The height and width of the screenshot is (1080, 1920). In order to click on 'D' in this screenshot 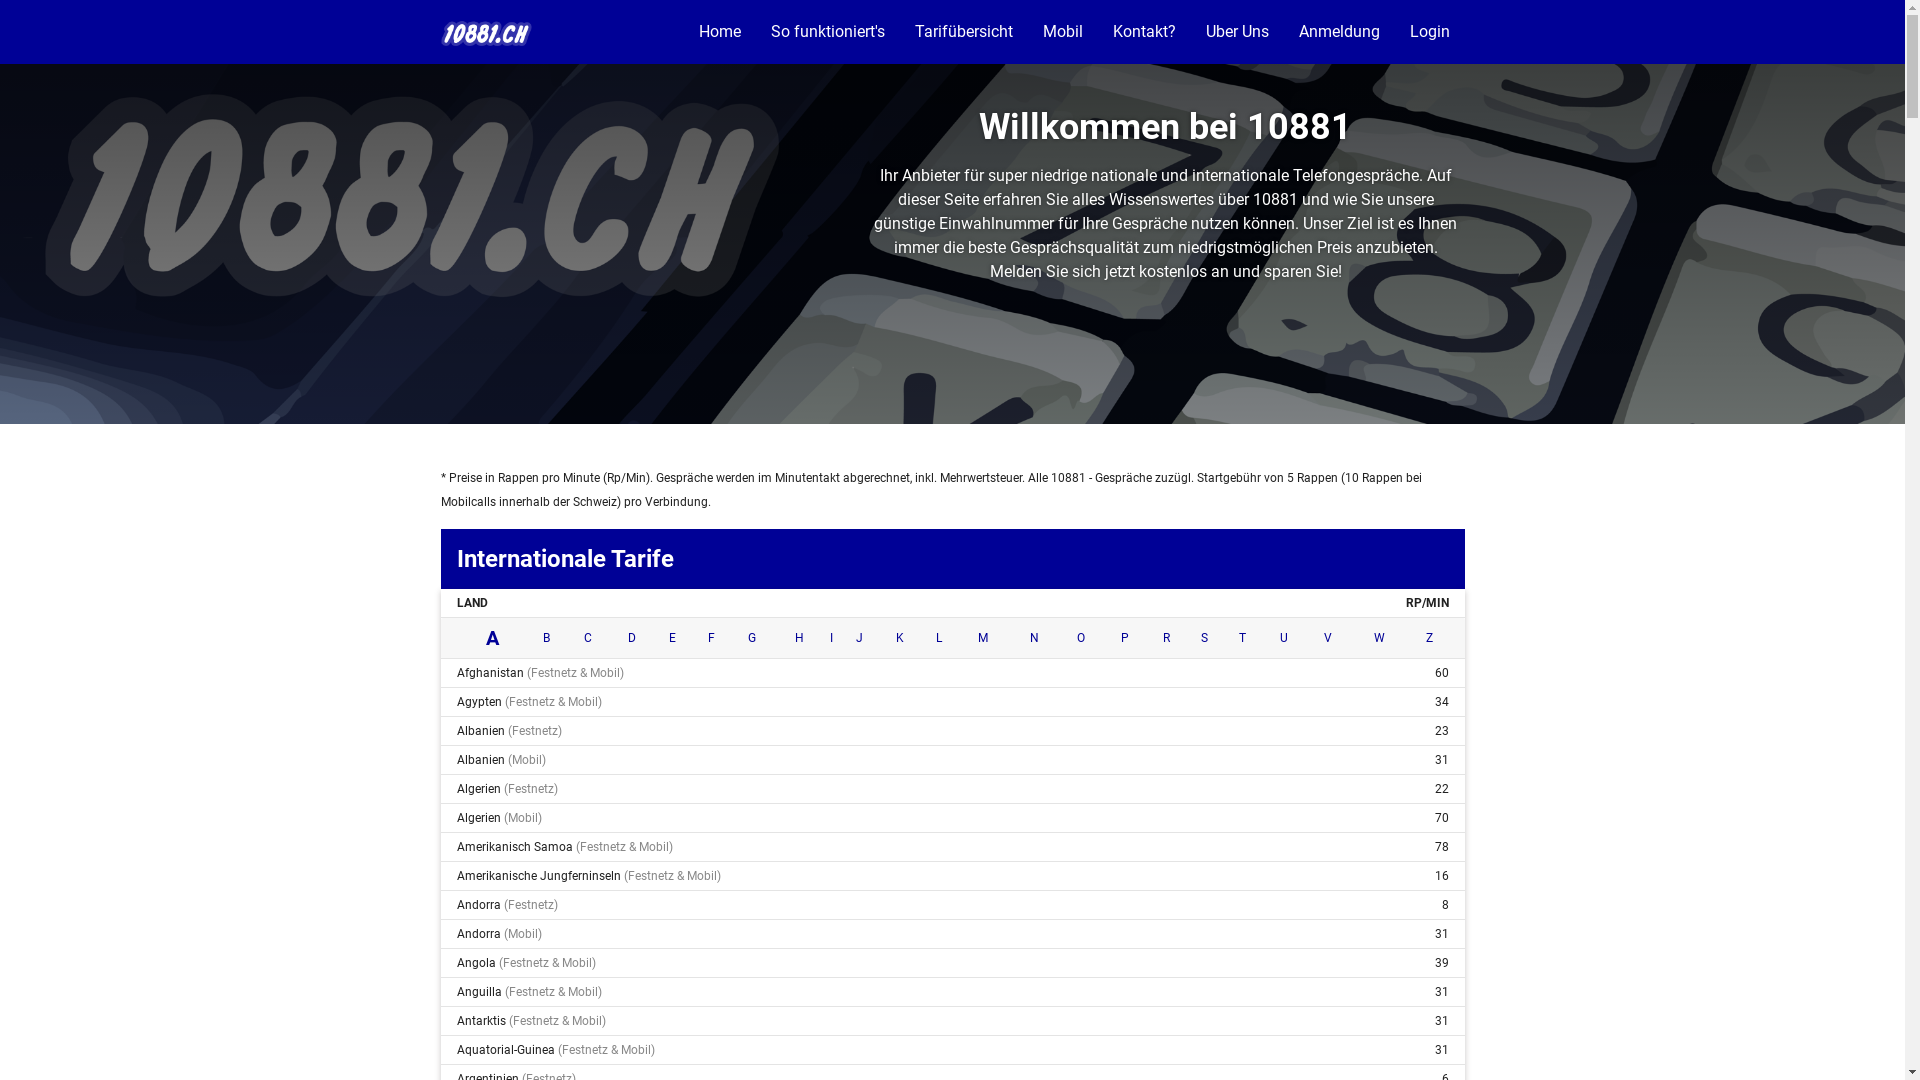, I will do `click(631, 637)`.